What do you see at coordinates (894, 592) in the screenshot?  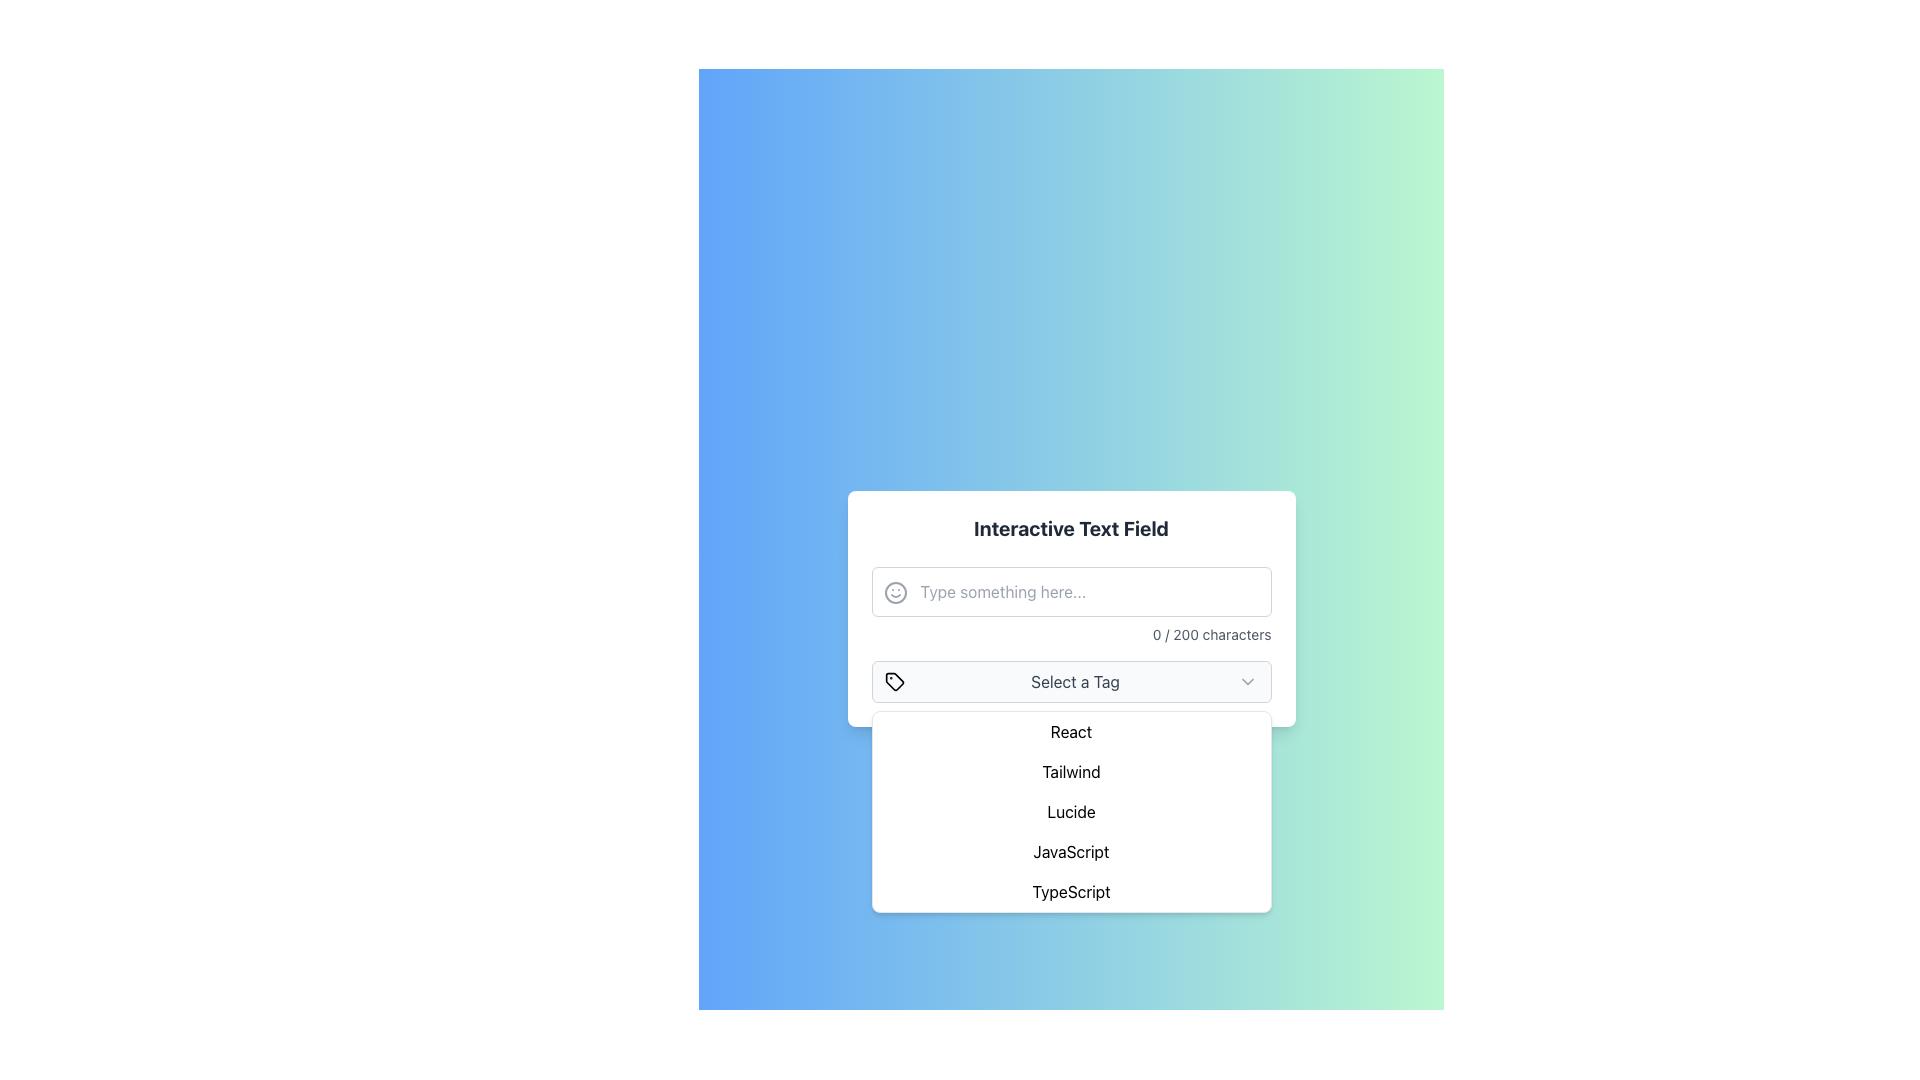 I see `the simplistic, circular smiley face icon located near the left edge of the input field at the top portion of the interface component` at bounding box center [894, 592].